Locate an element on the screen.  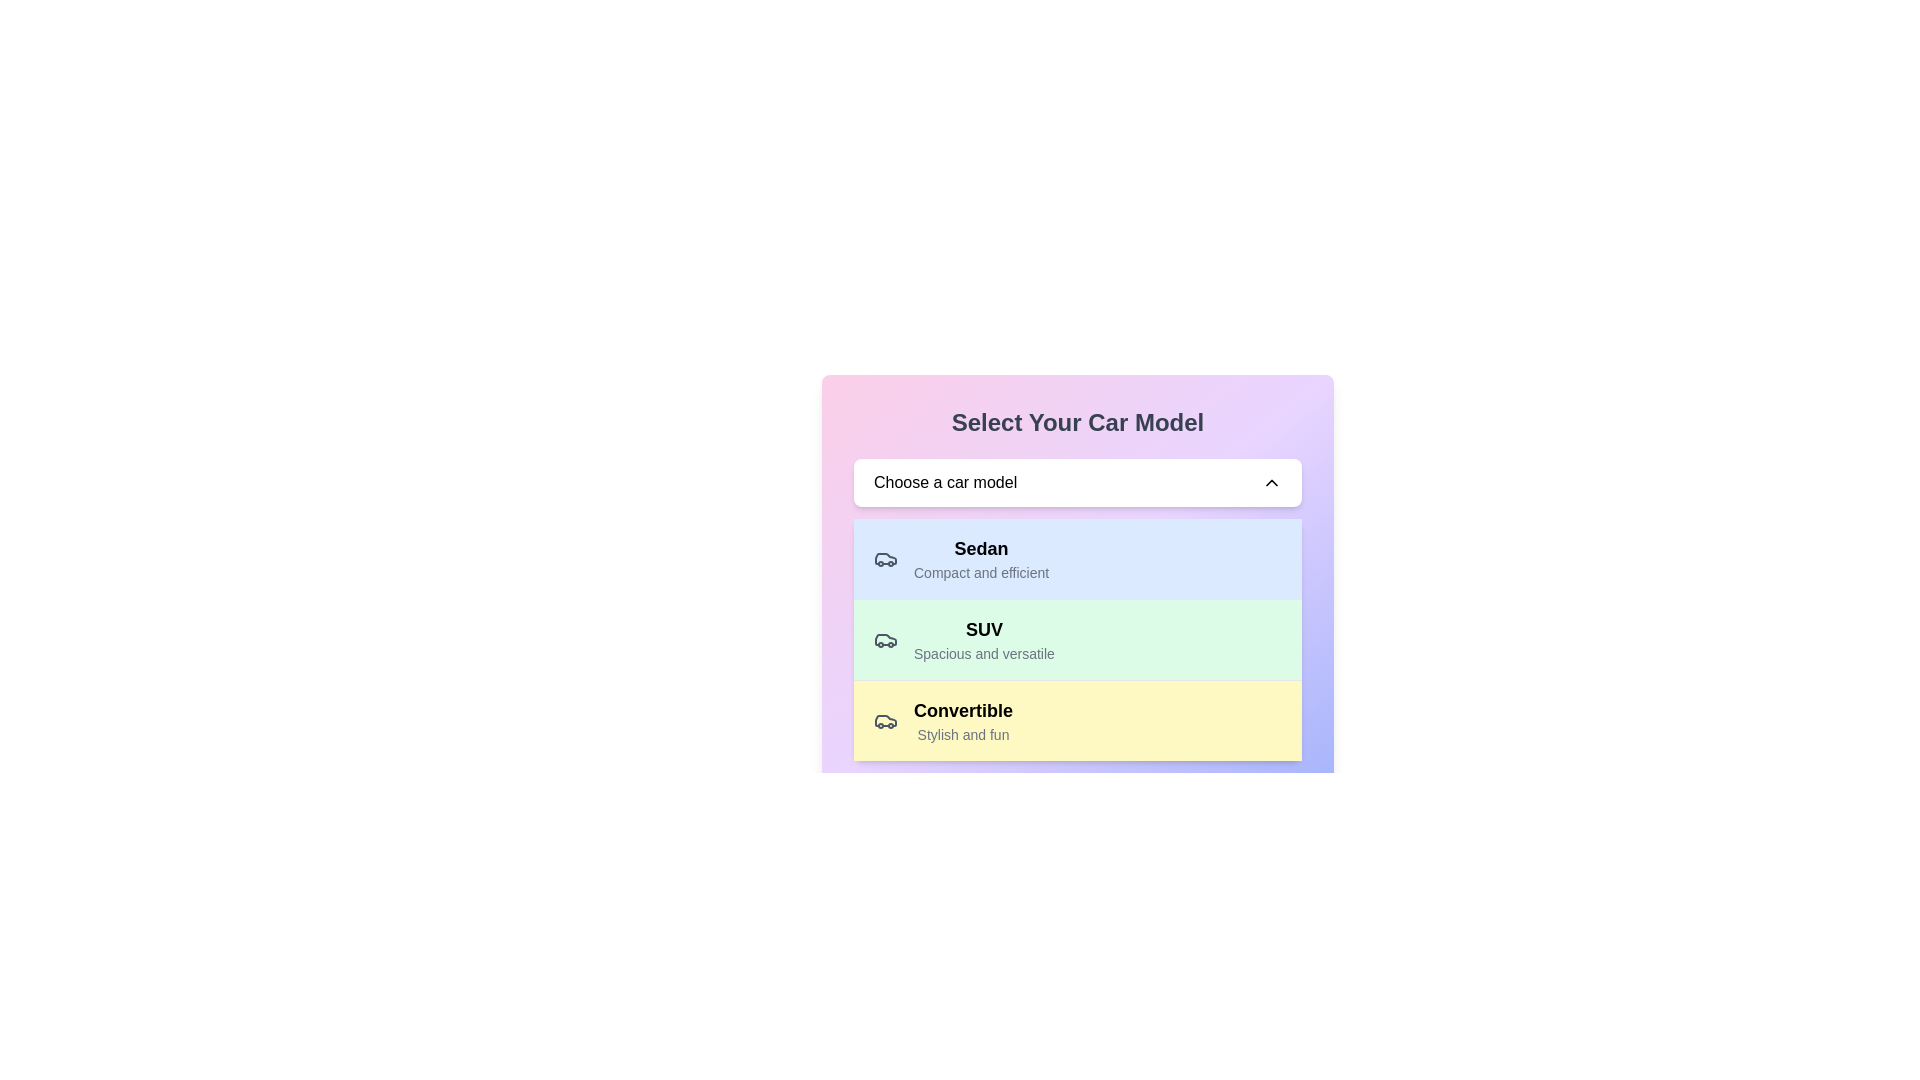
the icon representing the 'Sedan' car model option, located beside the text 'Sedan Compact and efficient' is located at coordinates (885, 559).